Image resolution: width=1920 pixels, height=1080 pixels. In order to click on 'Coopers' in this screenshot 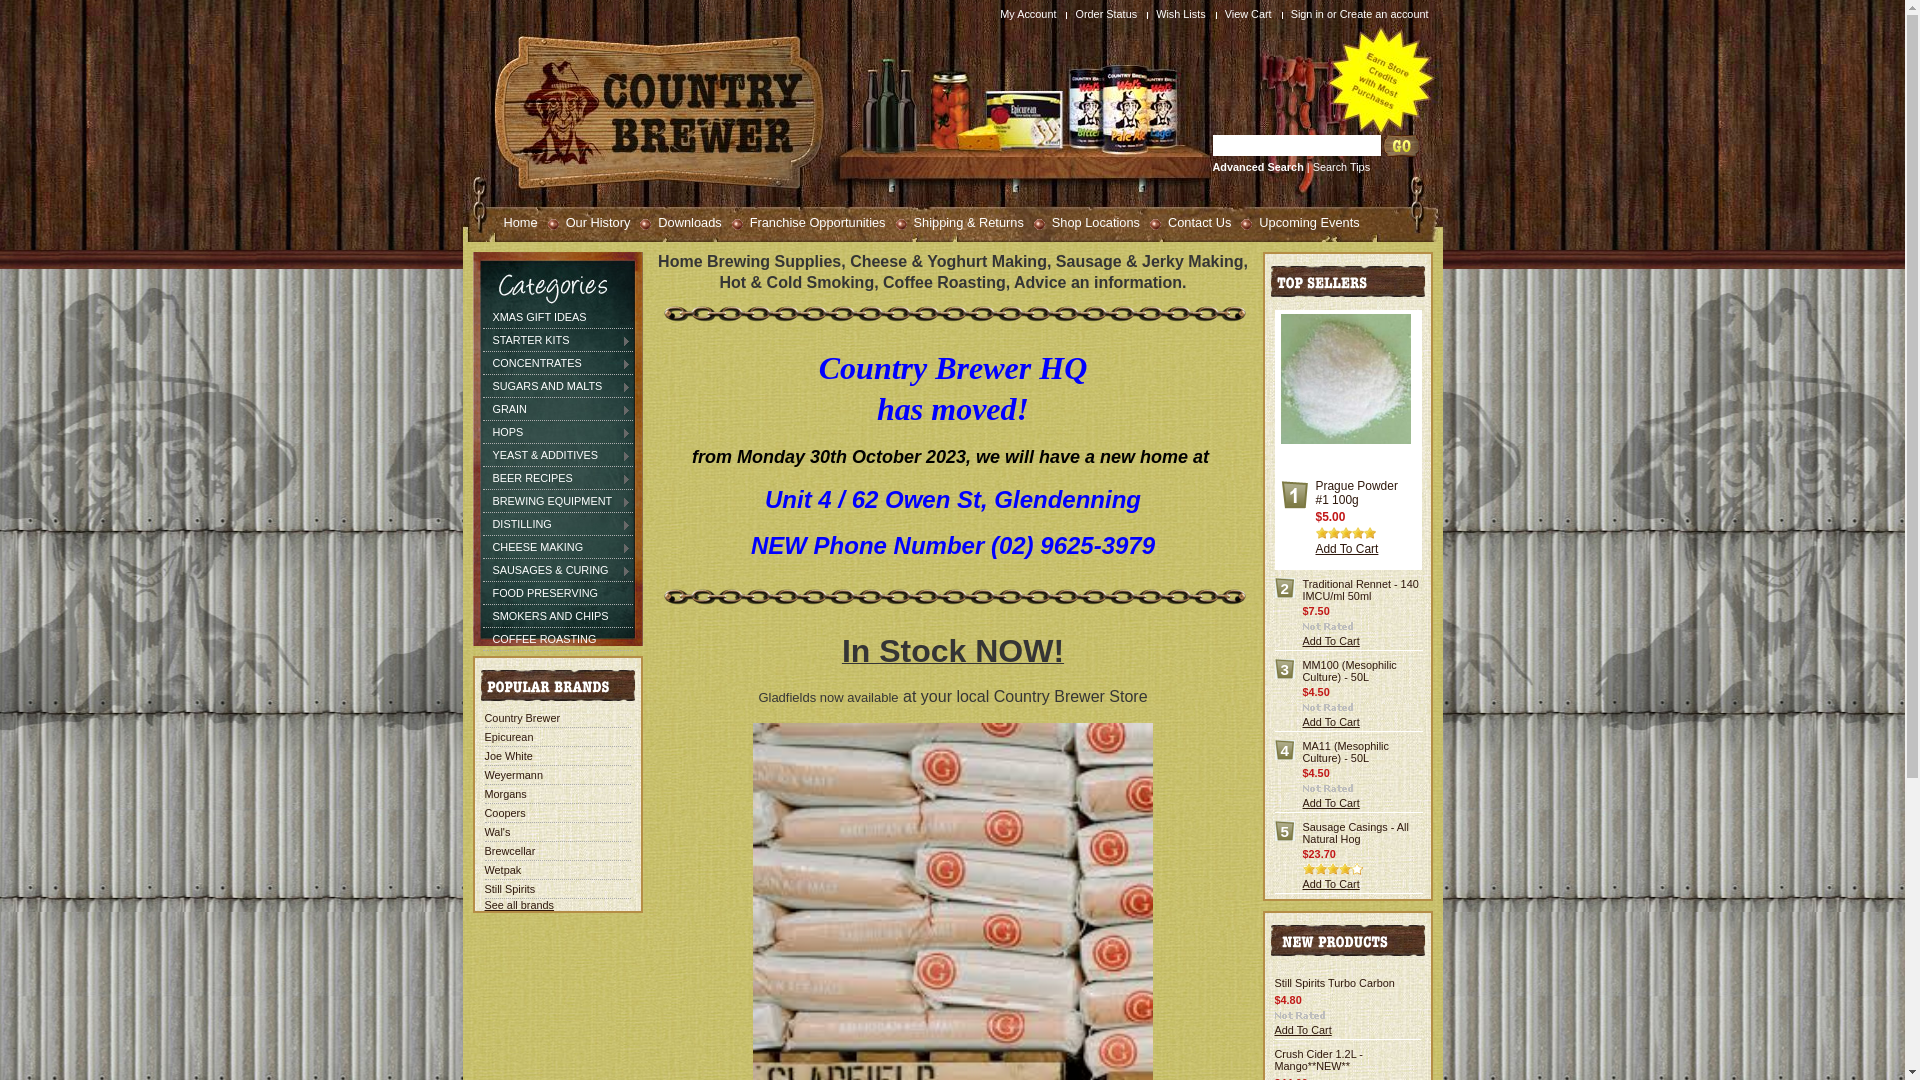, I will do `click(504, 813)`.